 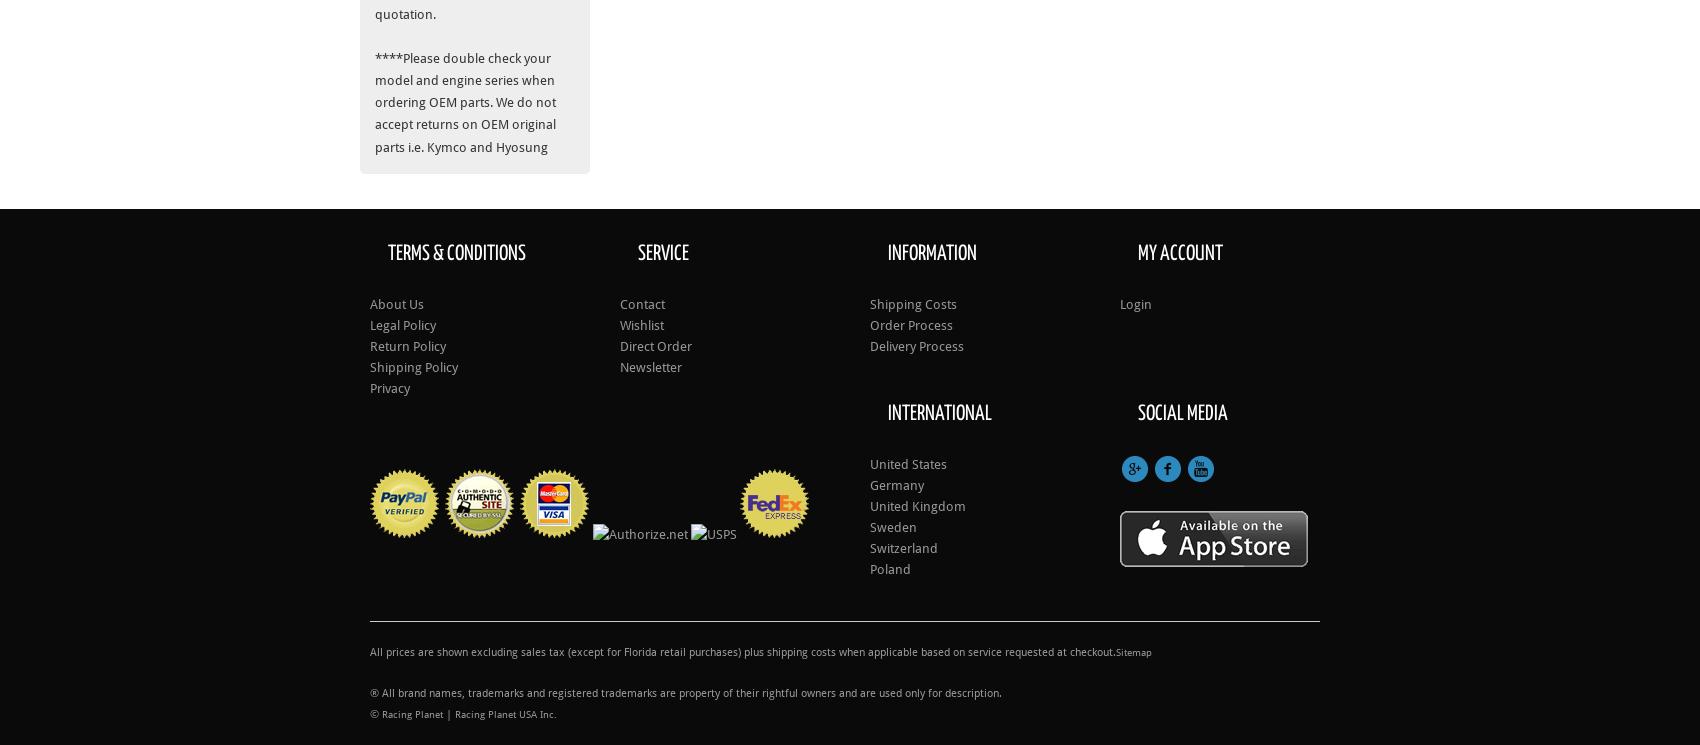 I want to click on 'Wishlist', so click(x=641, y=323).